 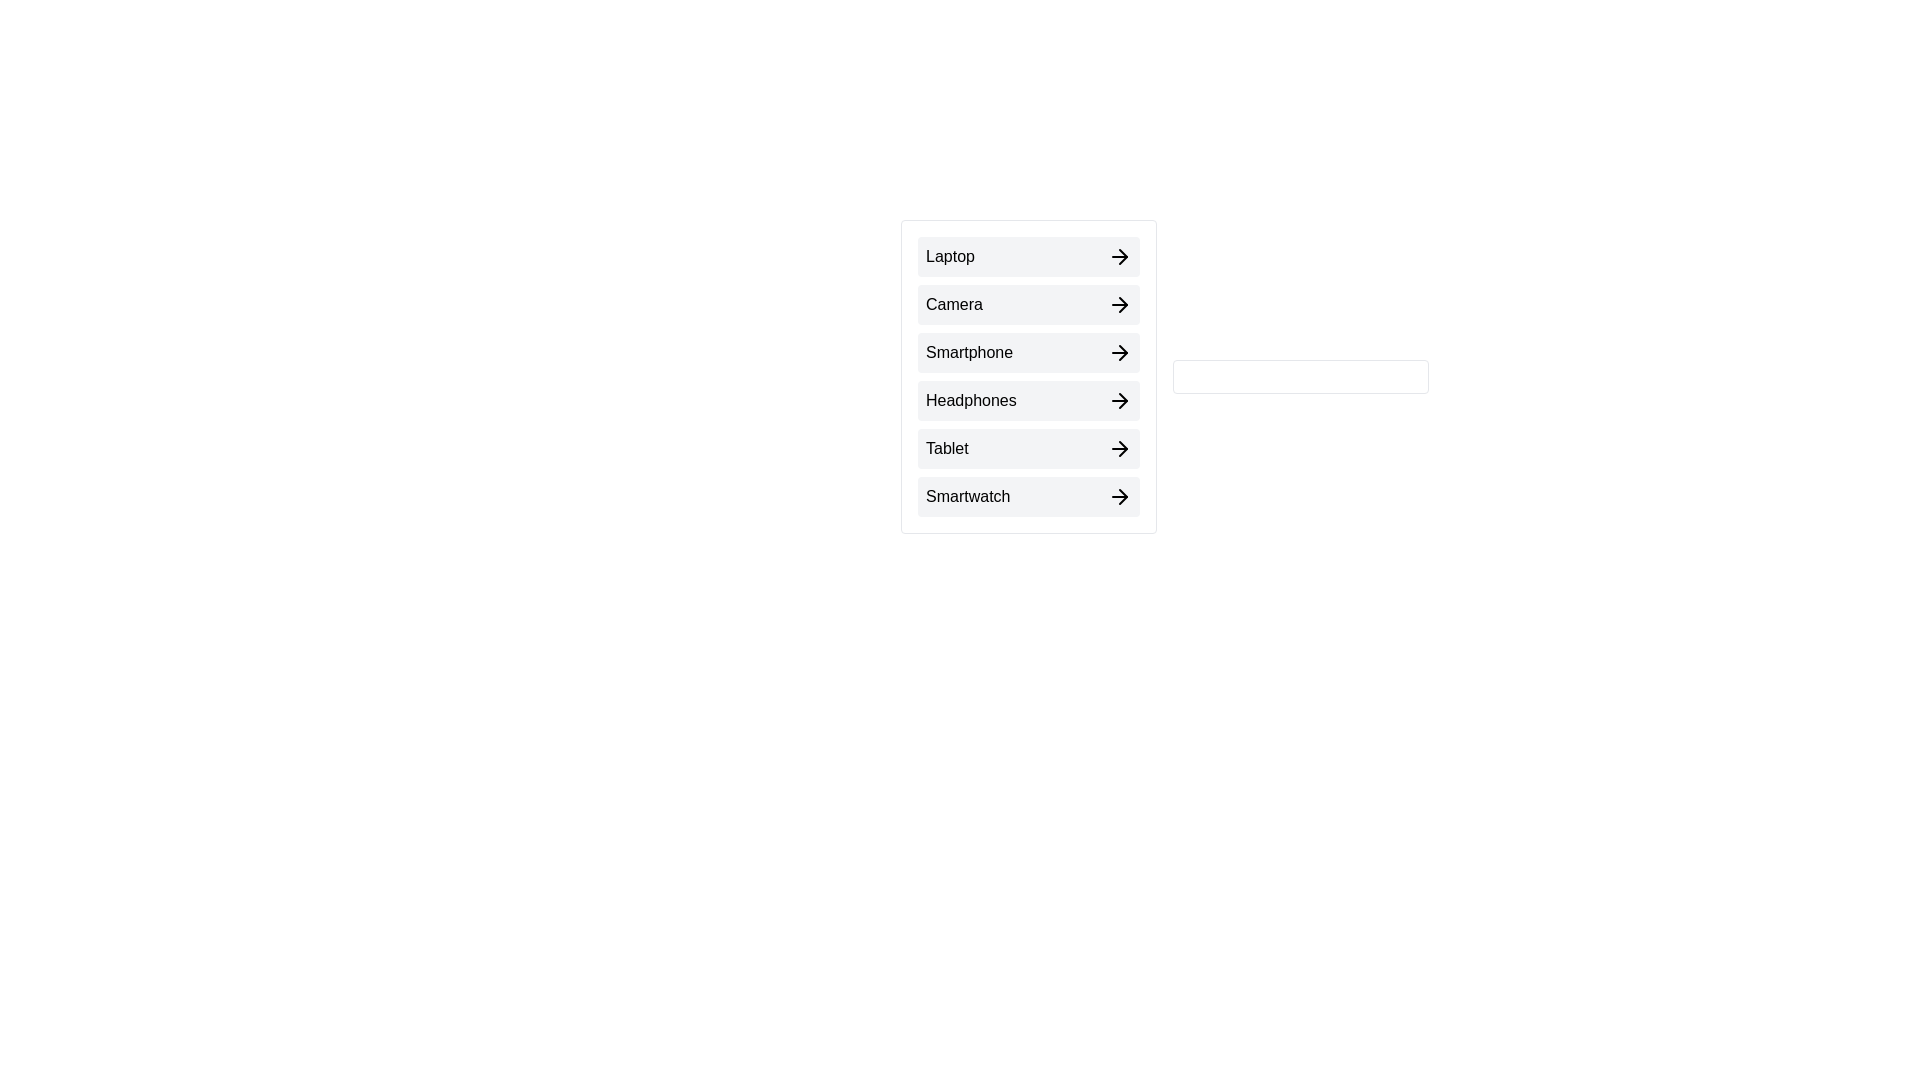 I want to click on the arrow button next to Smartwatch to move it to the right list, so click(x=1028, y=496).